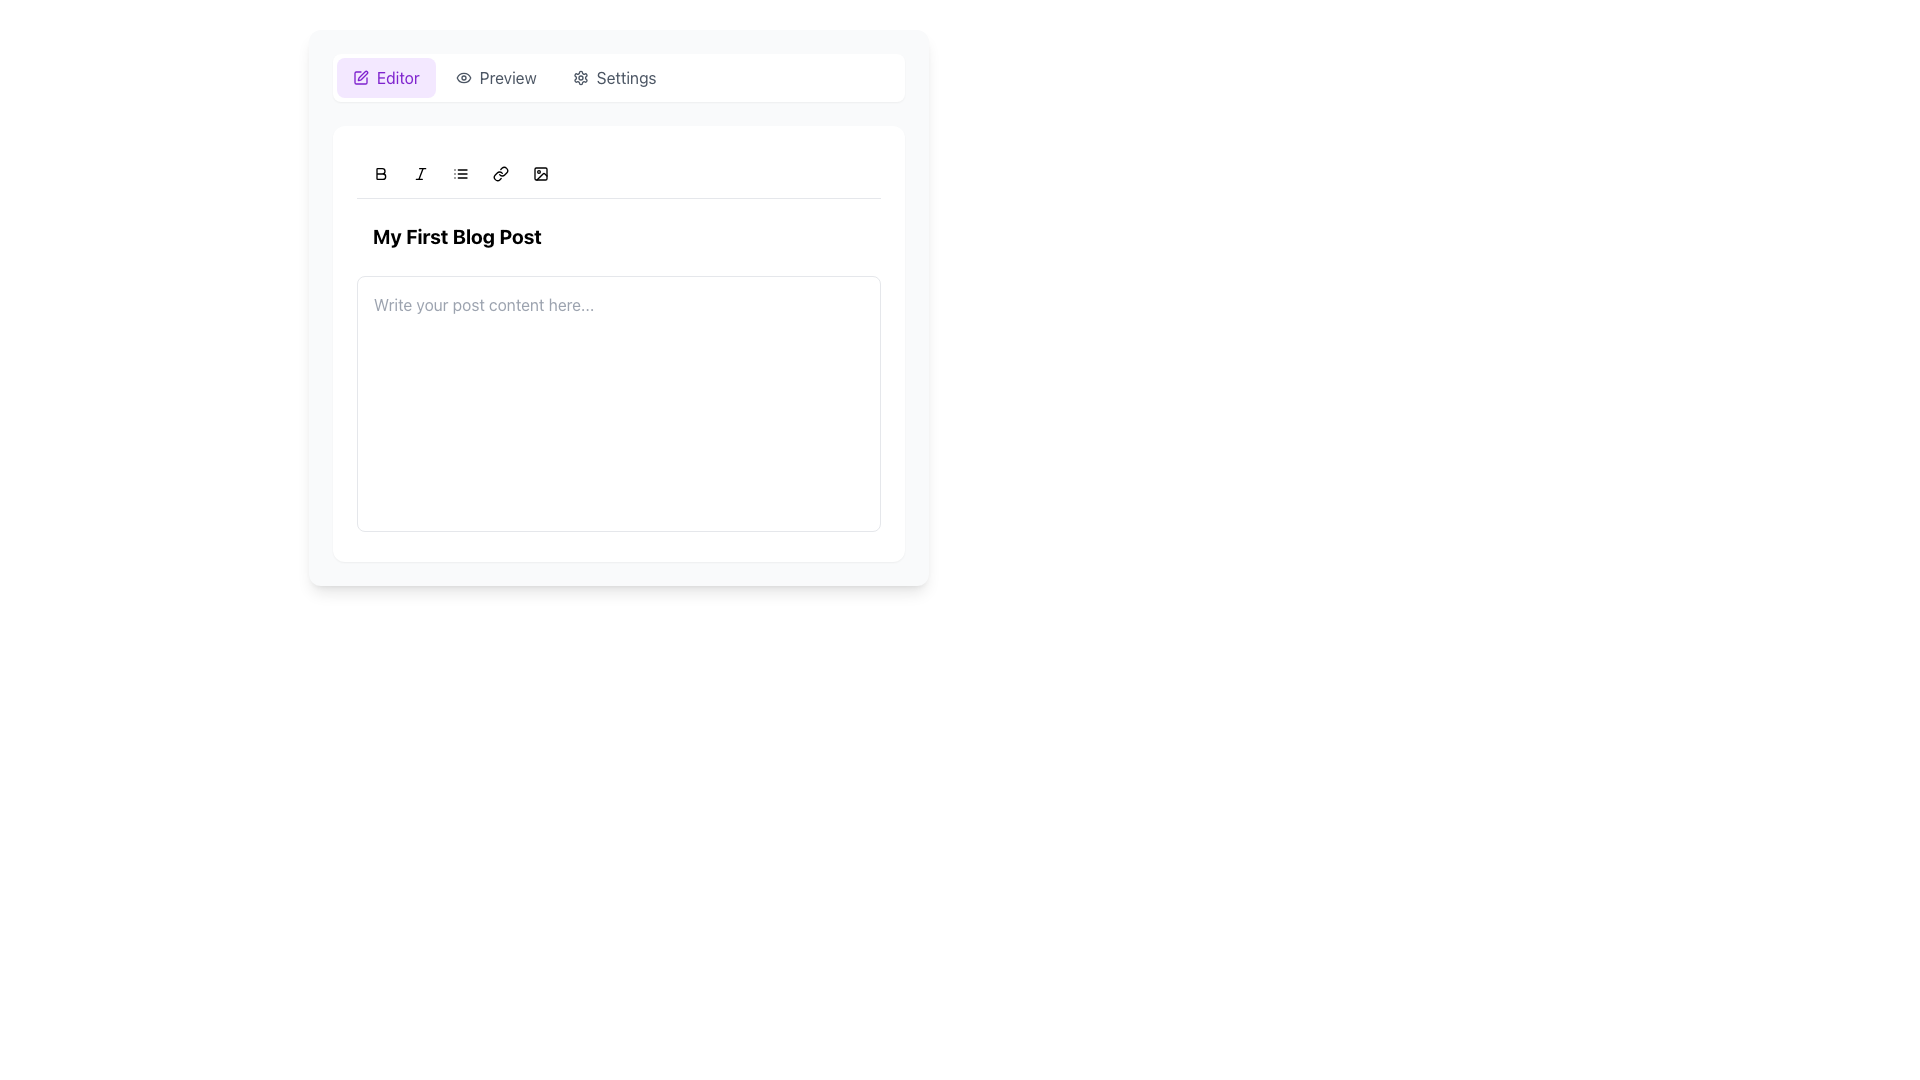 Image resolution: width=1920 pixels, height=1080 pixels. What do you see at coordinates (398, 76) in the screenshot?
I see `text 'Editor' label located in the top-left corner of the interface, which identifies the editor functionality` at bounding box center [398, 76].